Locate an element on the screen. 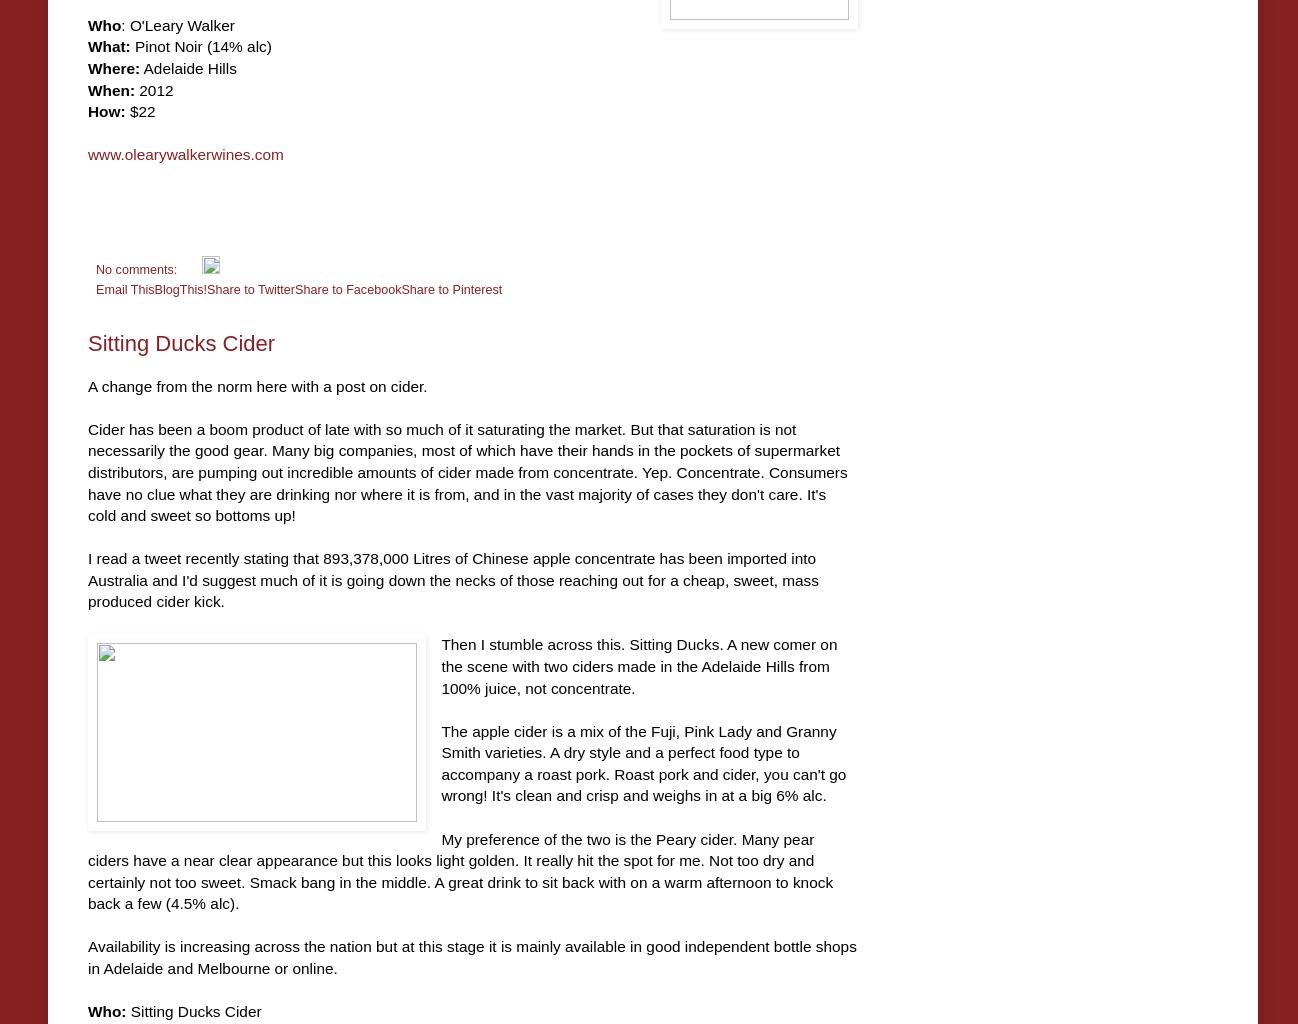  'Availability is increasing across the nation but at this stage it is mainly available in good independent bottle shops in Adelaide and Melbourne or online.' is located at coordinates (471, 957).